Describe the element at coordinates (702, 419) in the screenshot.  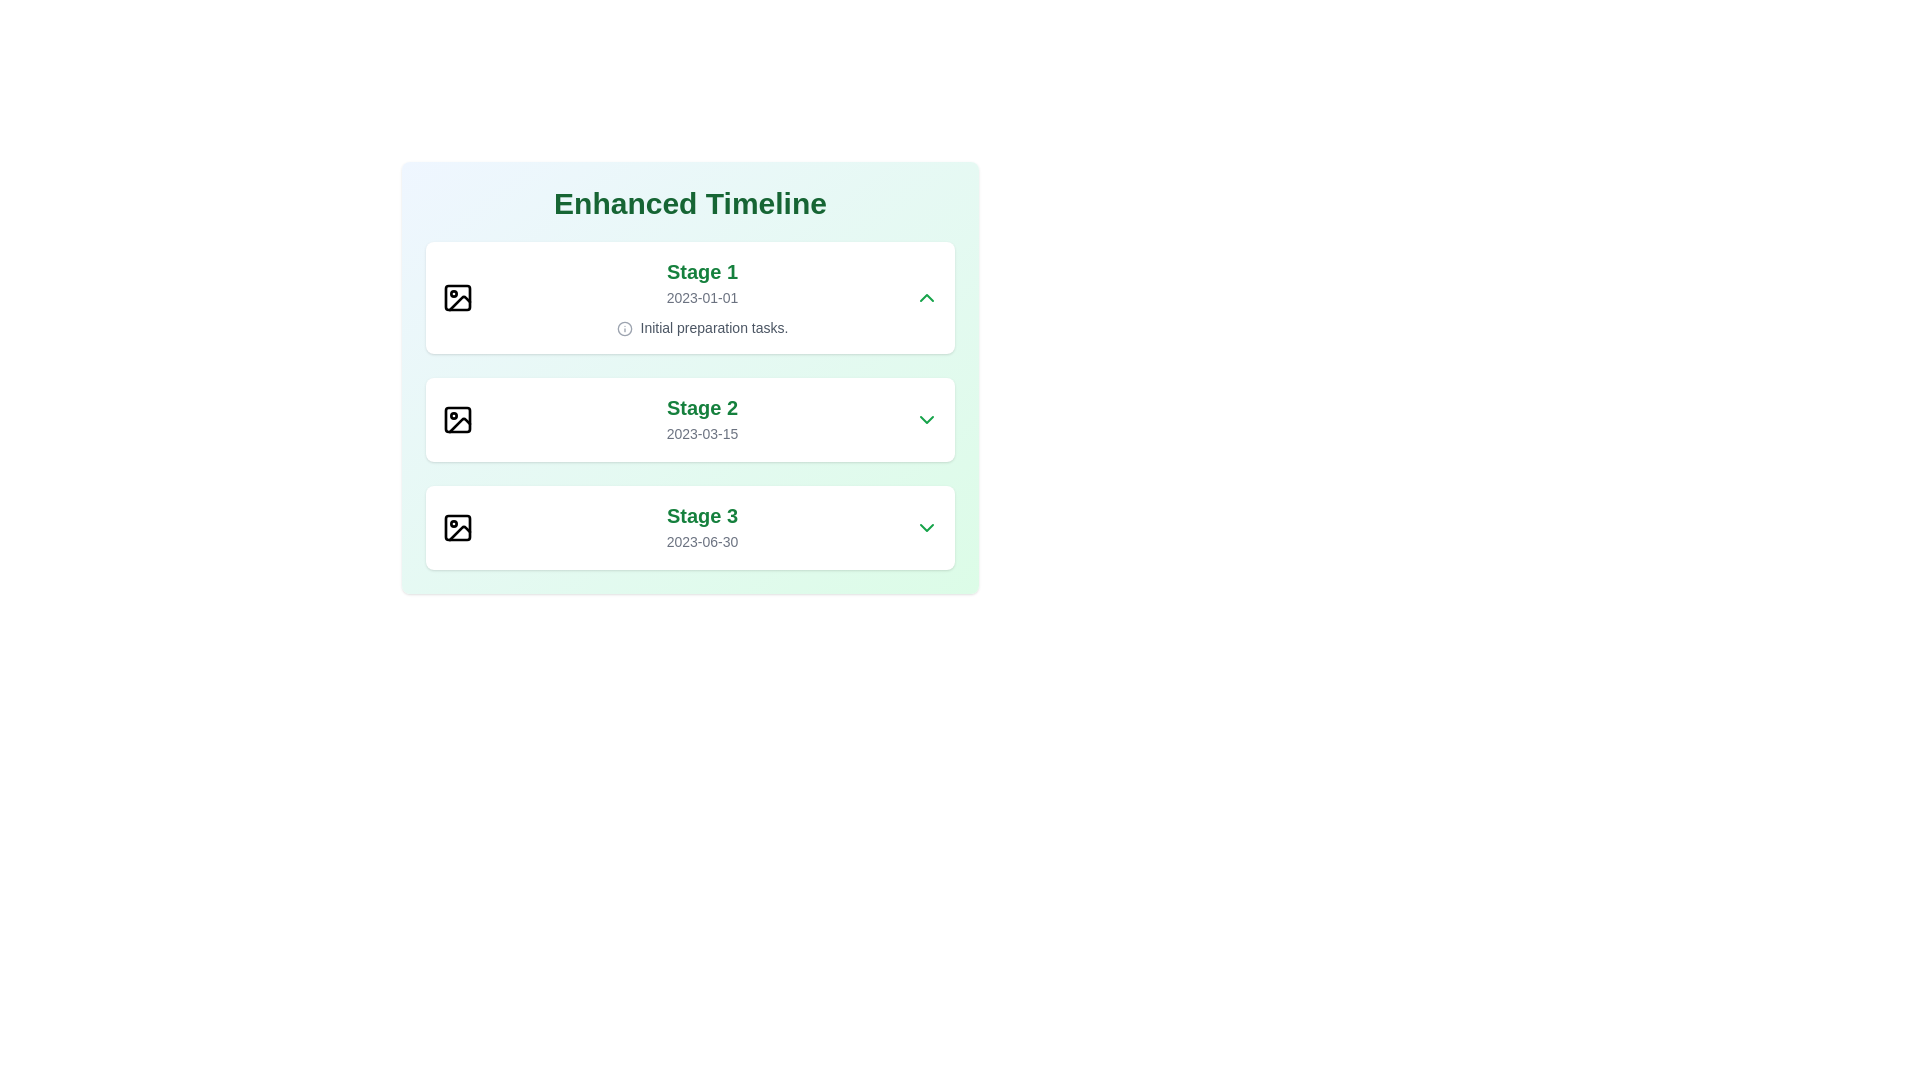
I see `the information displayed in the text block that indicates the project stage, which is the second item in a vertical list of similar components, positioned between 'Stage 1' and 'Stage 3' in the interface` at that location.